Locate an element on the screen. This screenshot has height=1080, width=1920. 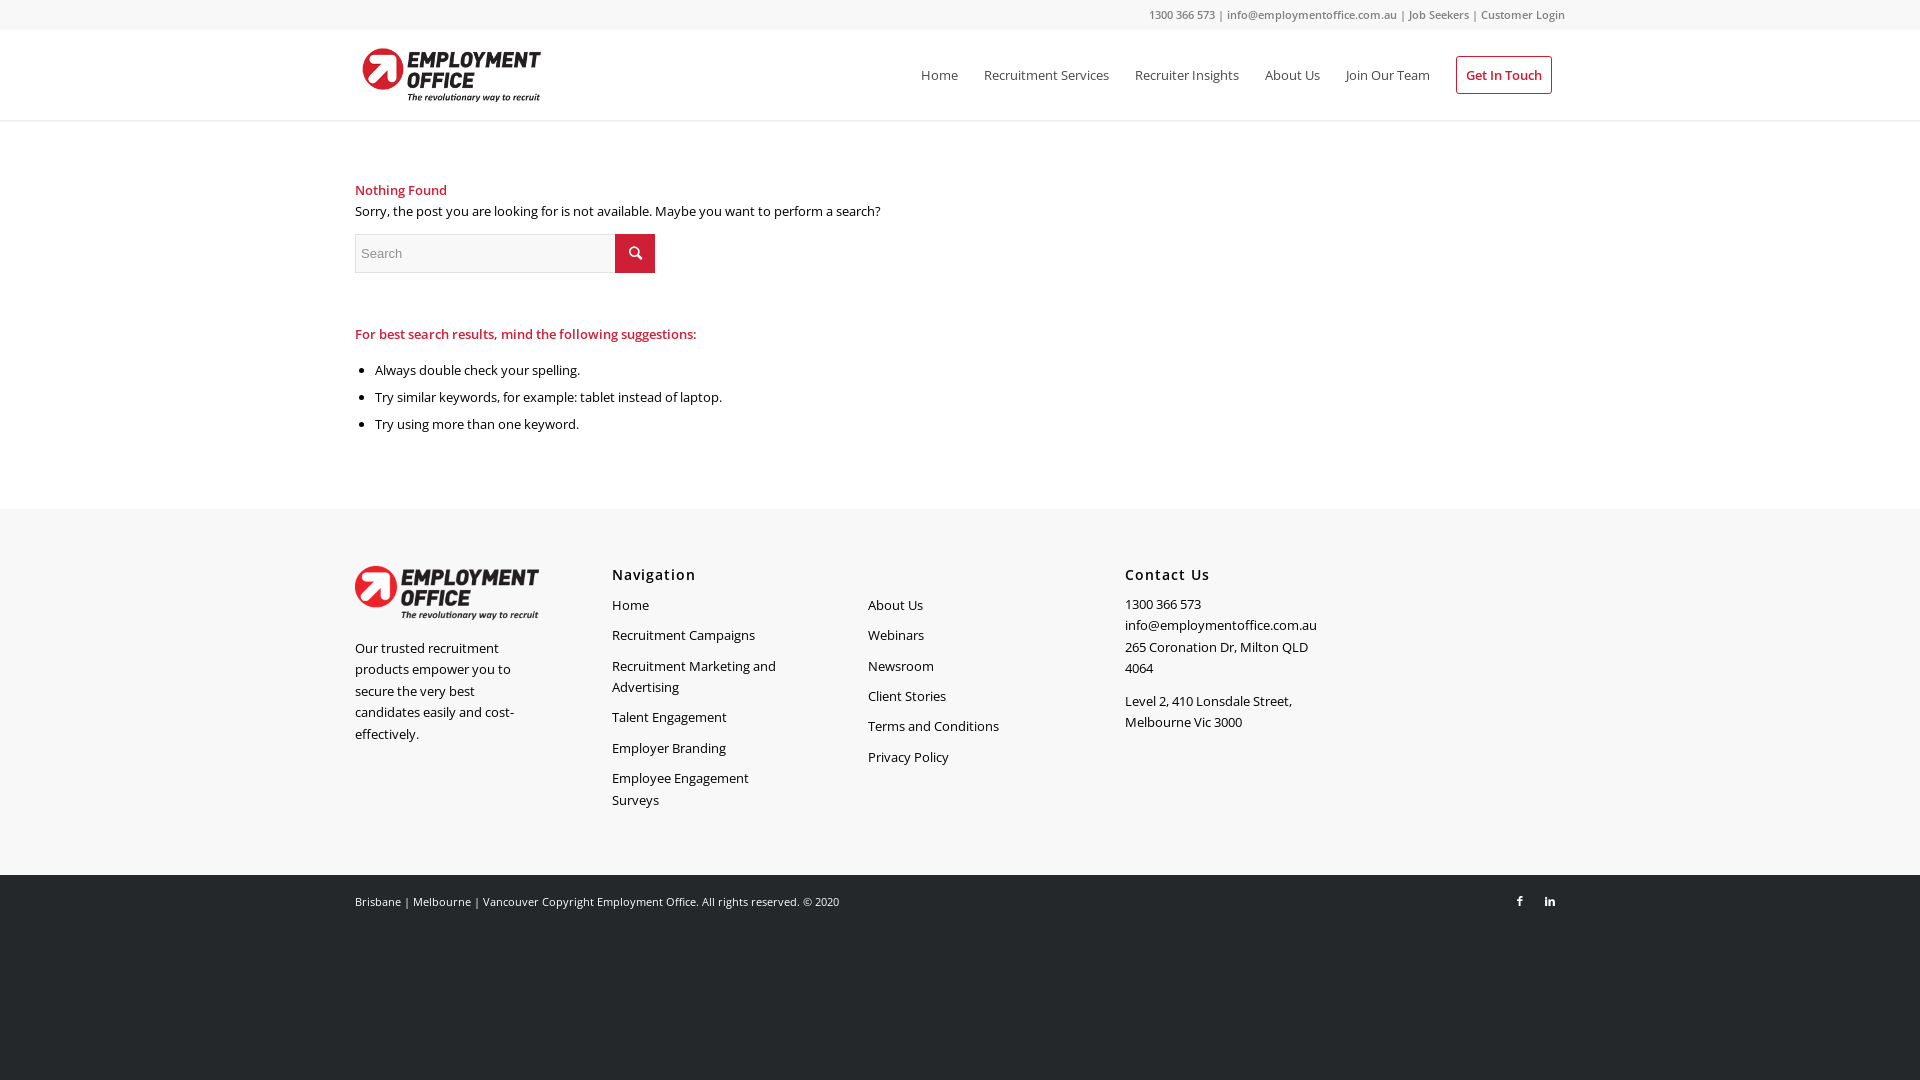
'About Us' is located at coordinates (1251, 73).